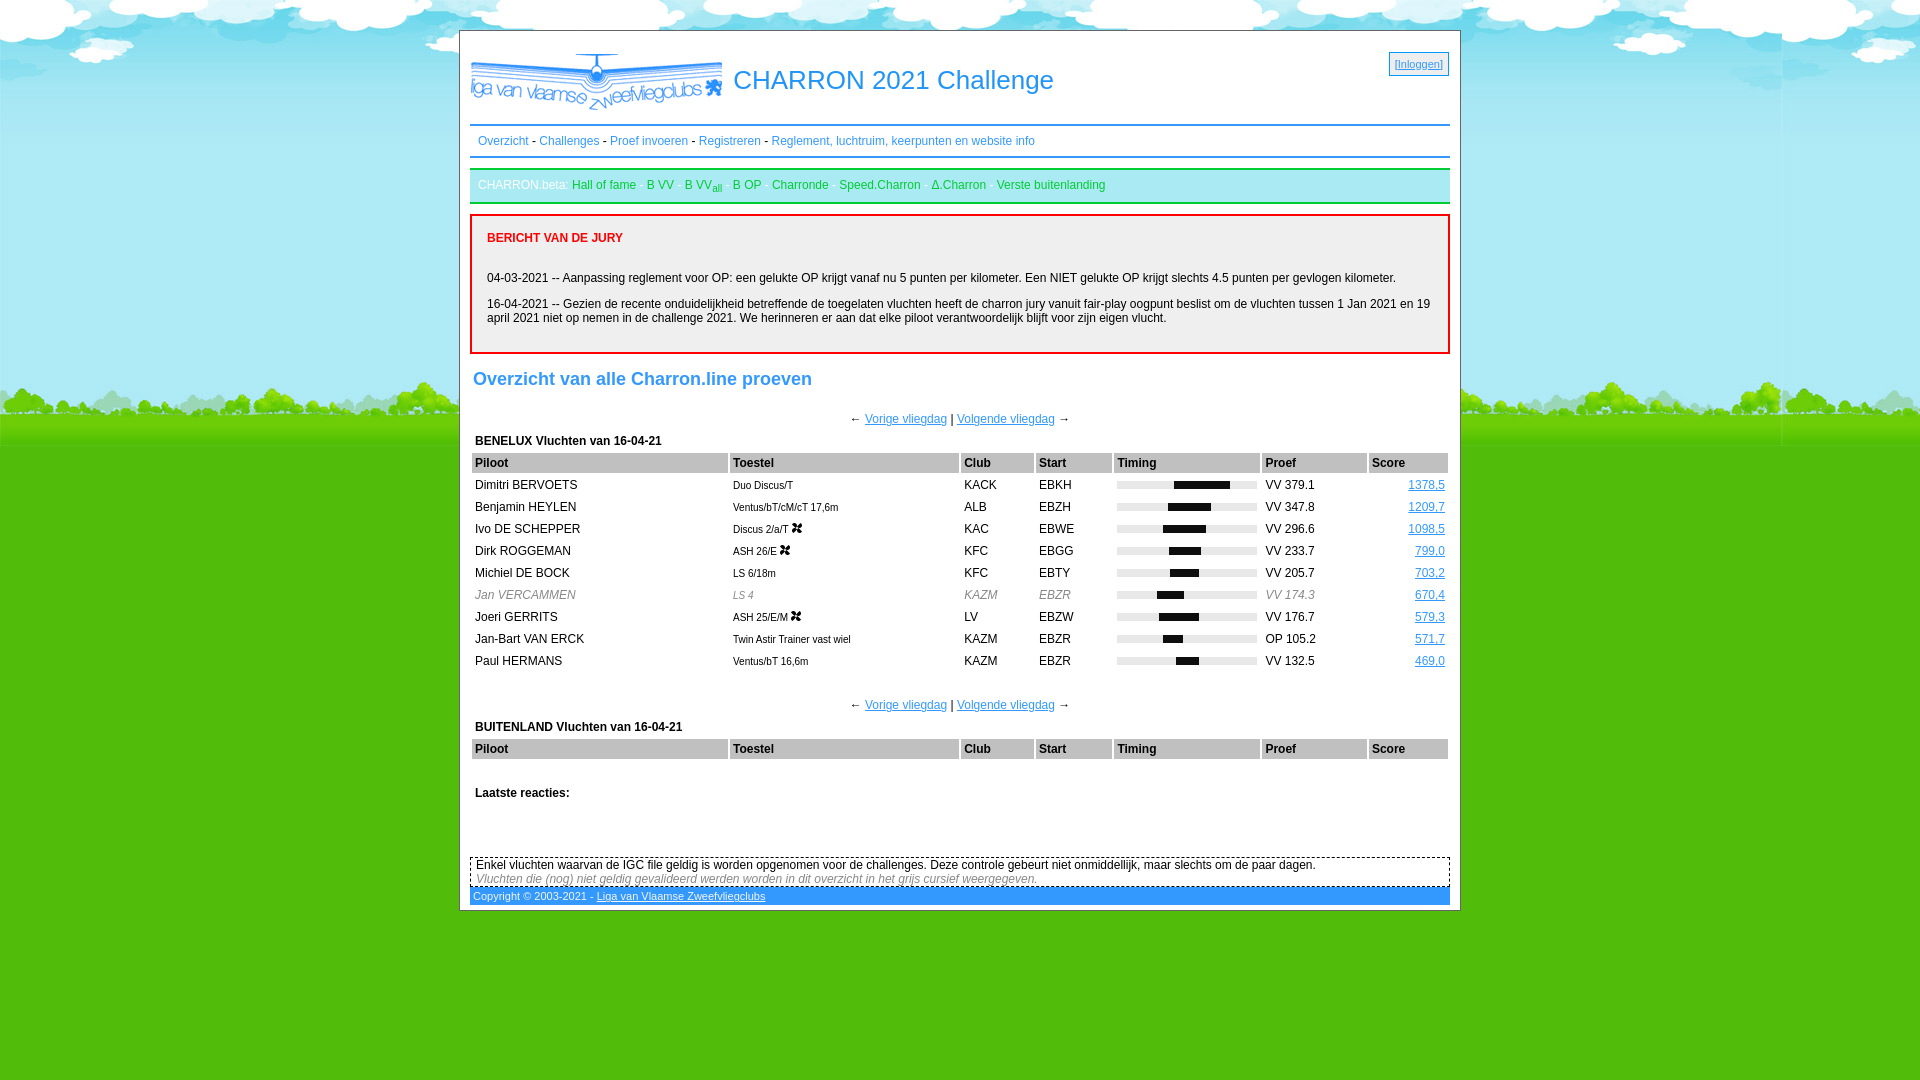  I want to click on 'Begin tijdsbalk: 6:00 UTC, Einde tijdsbalk: 20:00 UTC', so click(1186, 639).